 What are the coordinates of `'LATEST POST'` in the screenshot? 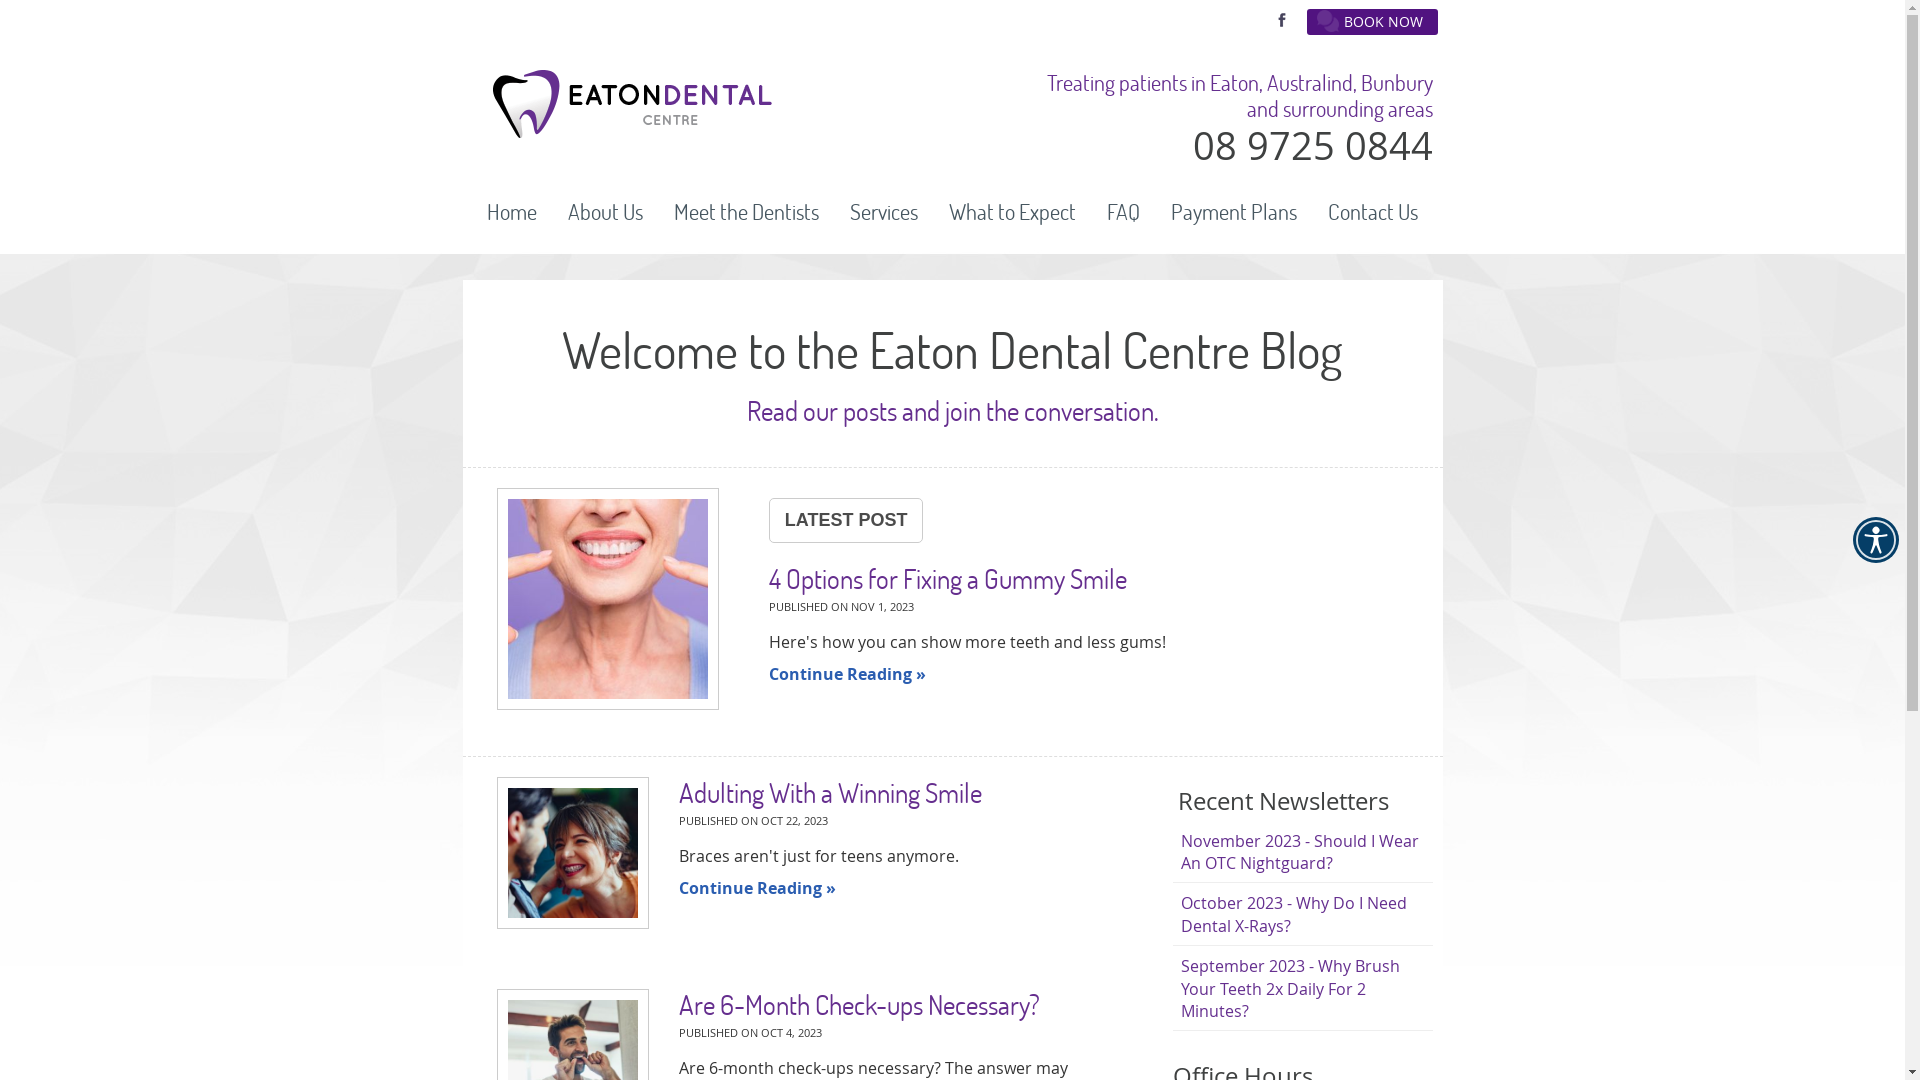 It's located at (767, 519).